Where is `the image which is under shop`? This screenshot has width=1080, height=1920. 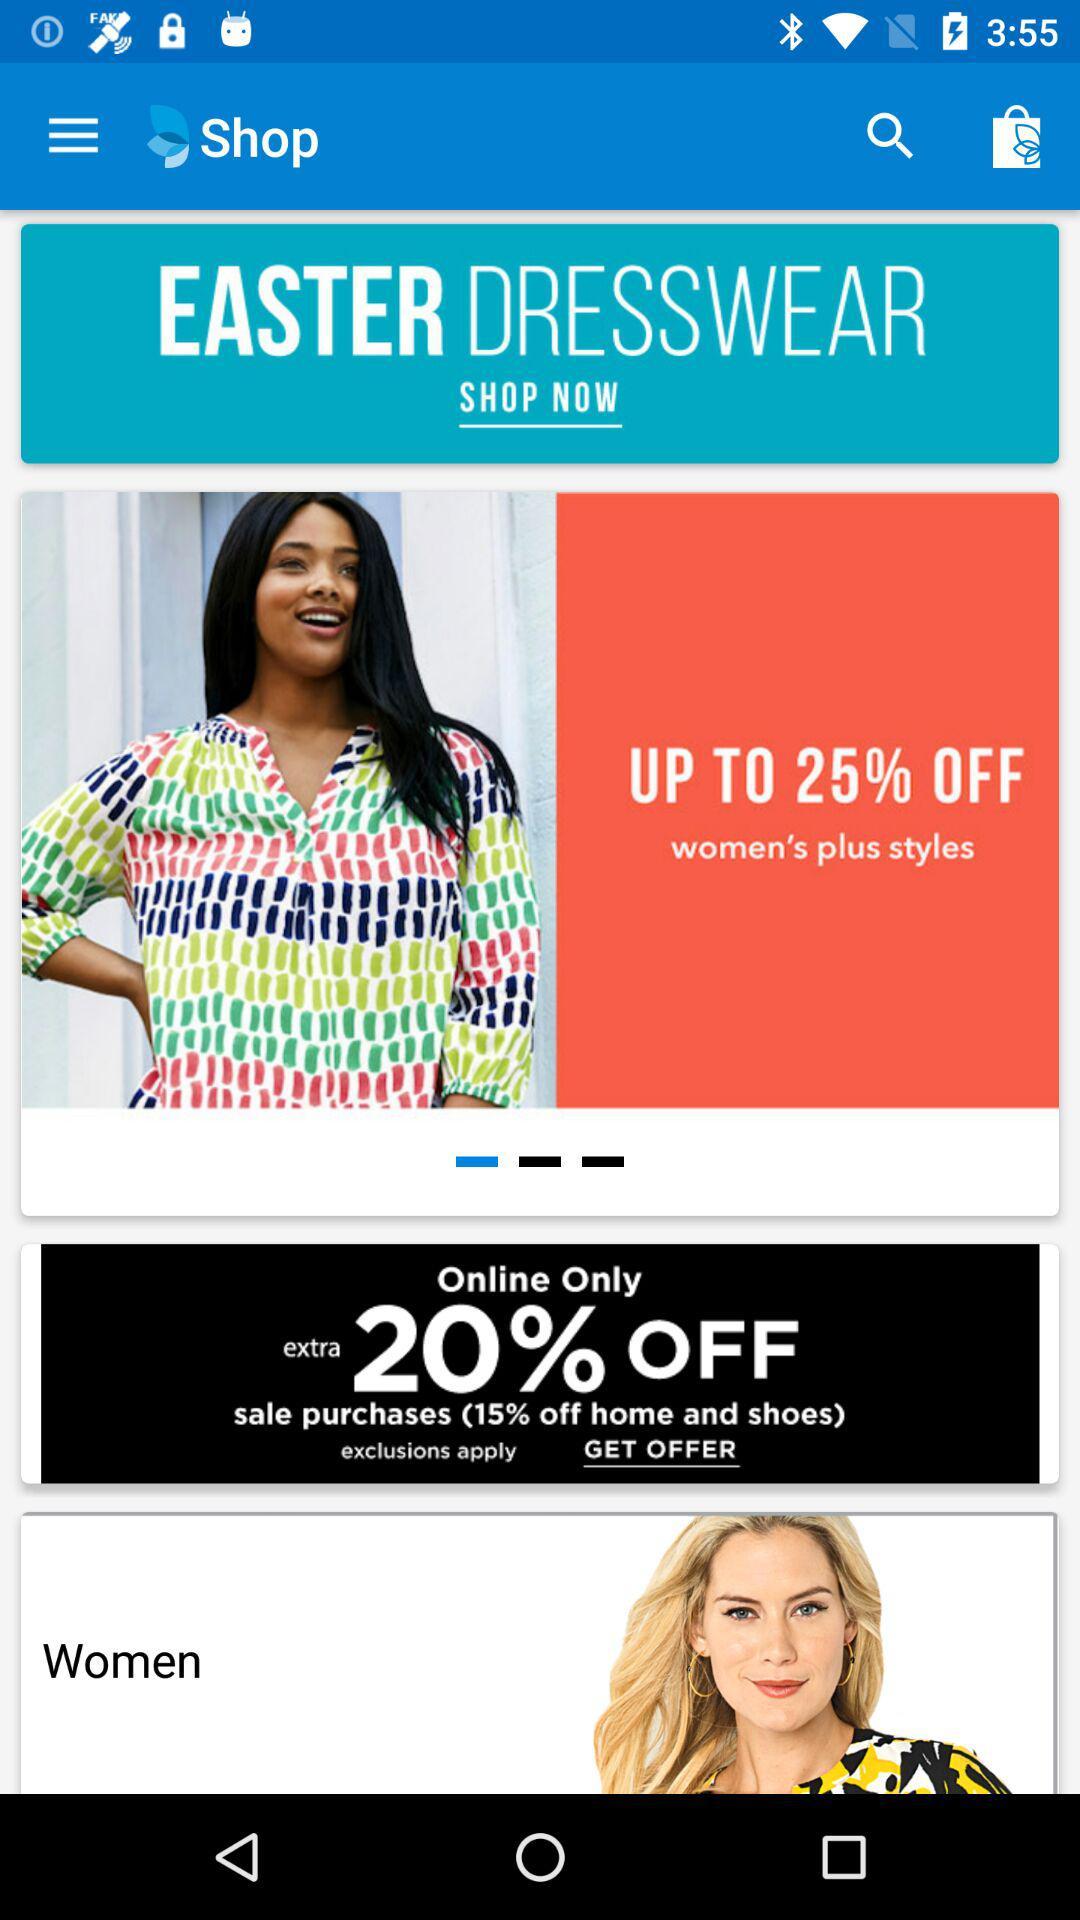
the image which is under shop is located at coordinates (540, 344).